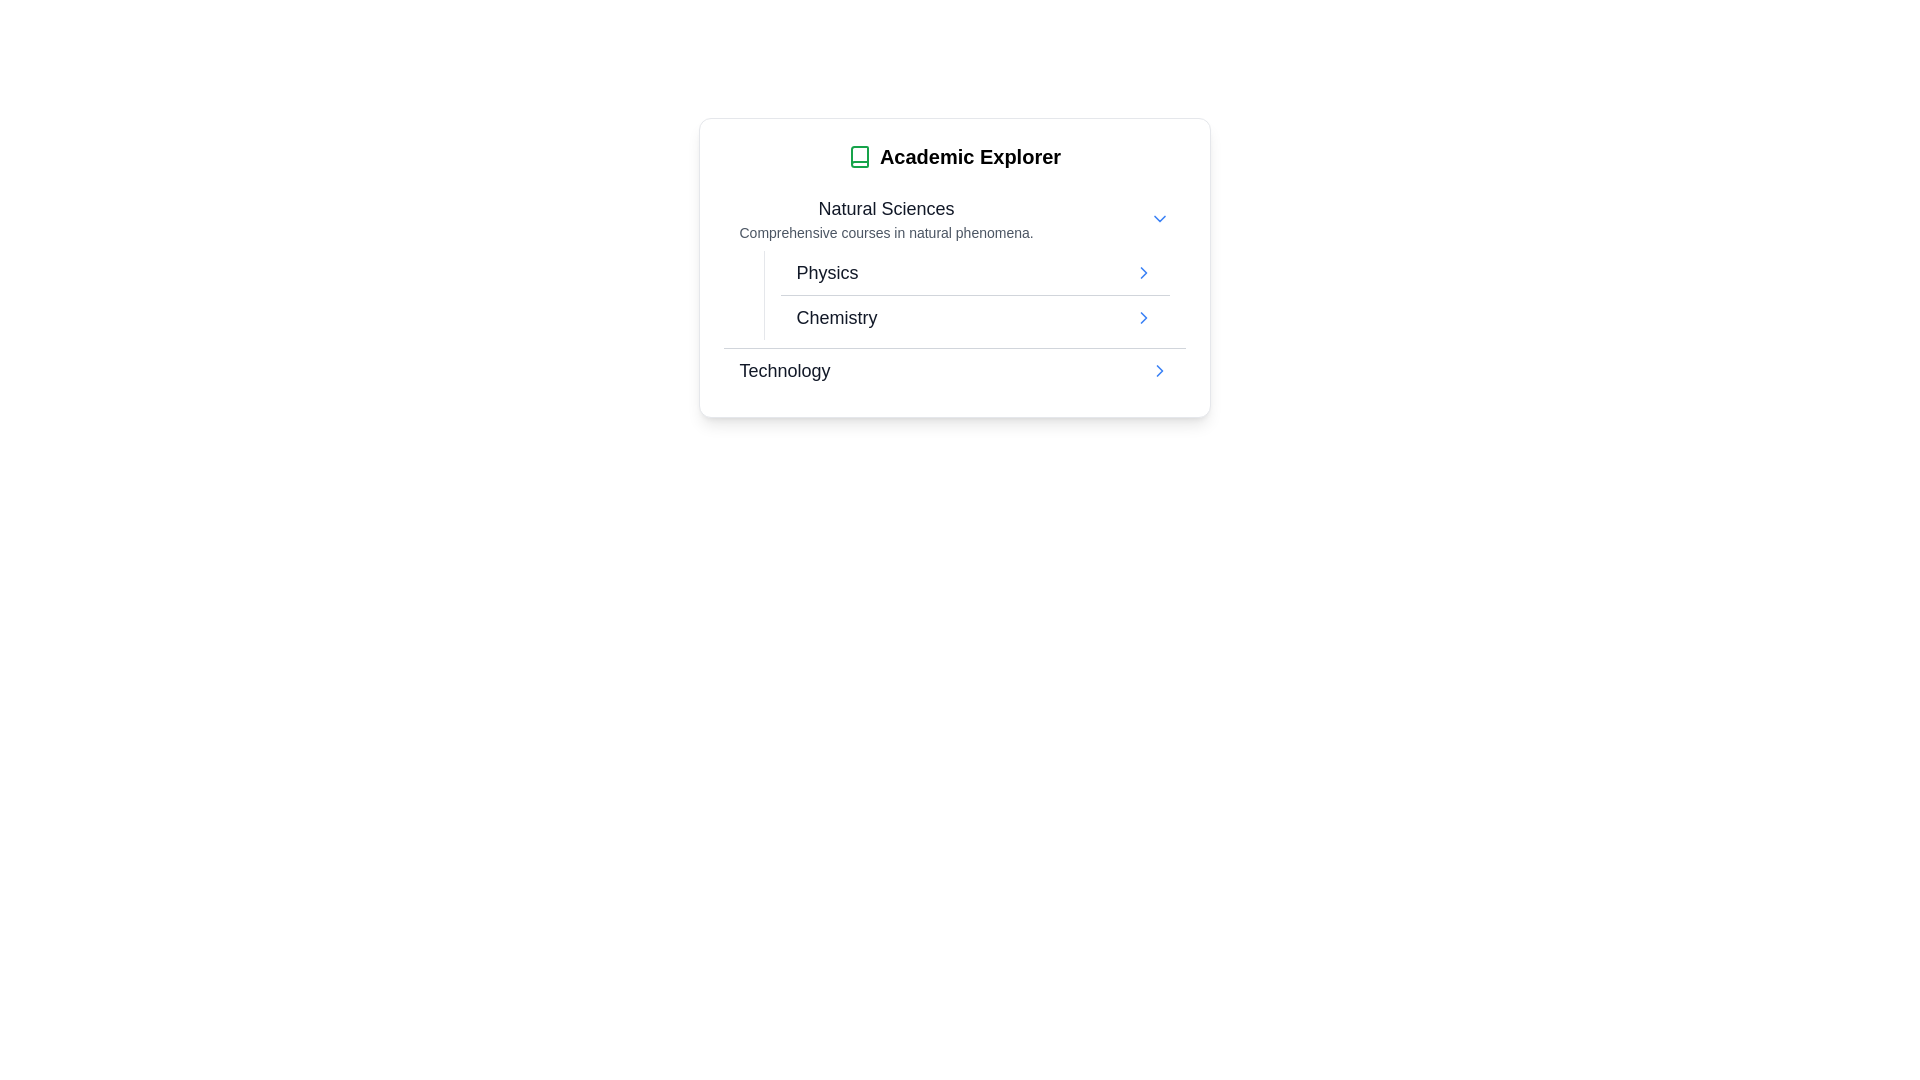 The image size is (1920, 1080). What do you see at coordinates (885, 208) in the screenshot?
I see `the text label that reads 'Natural Sciences', which is prominently styled in larger font size and bold weight, located under the title 'Academic Explorer'` at bounding box center [885, 208].